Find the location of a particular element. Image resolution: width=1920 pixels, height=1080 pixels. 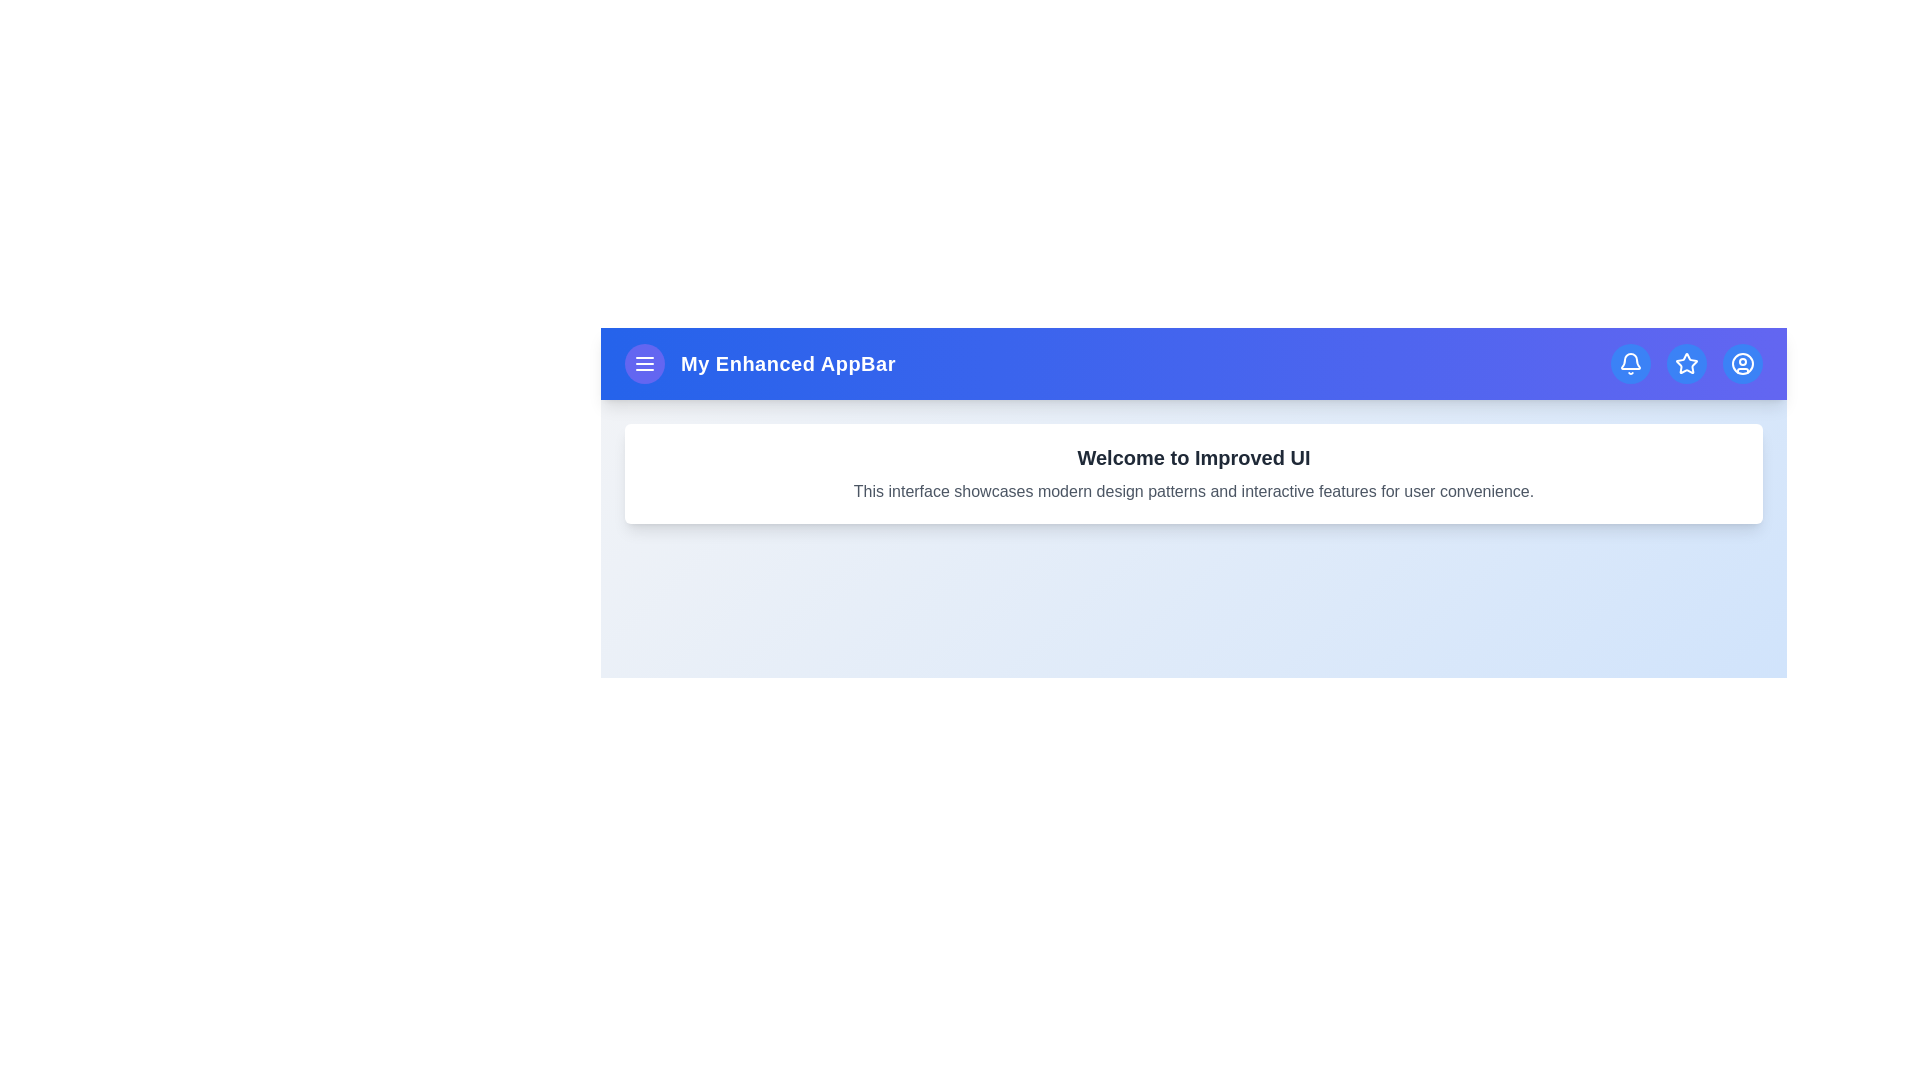

the header text 'My Enhanced AppBar' is located at coordinates (786, 363).